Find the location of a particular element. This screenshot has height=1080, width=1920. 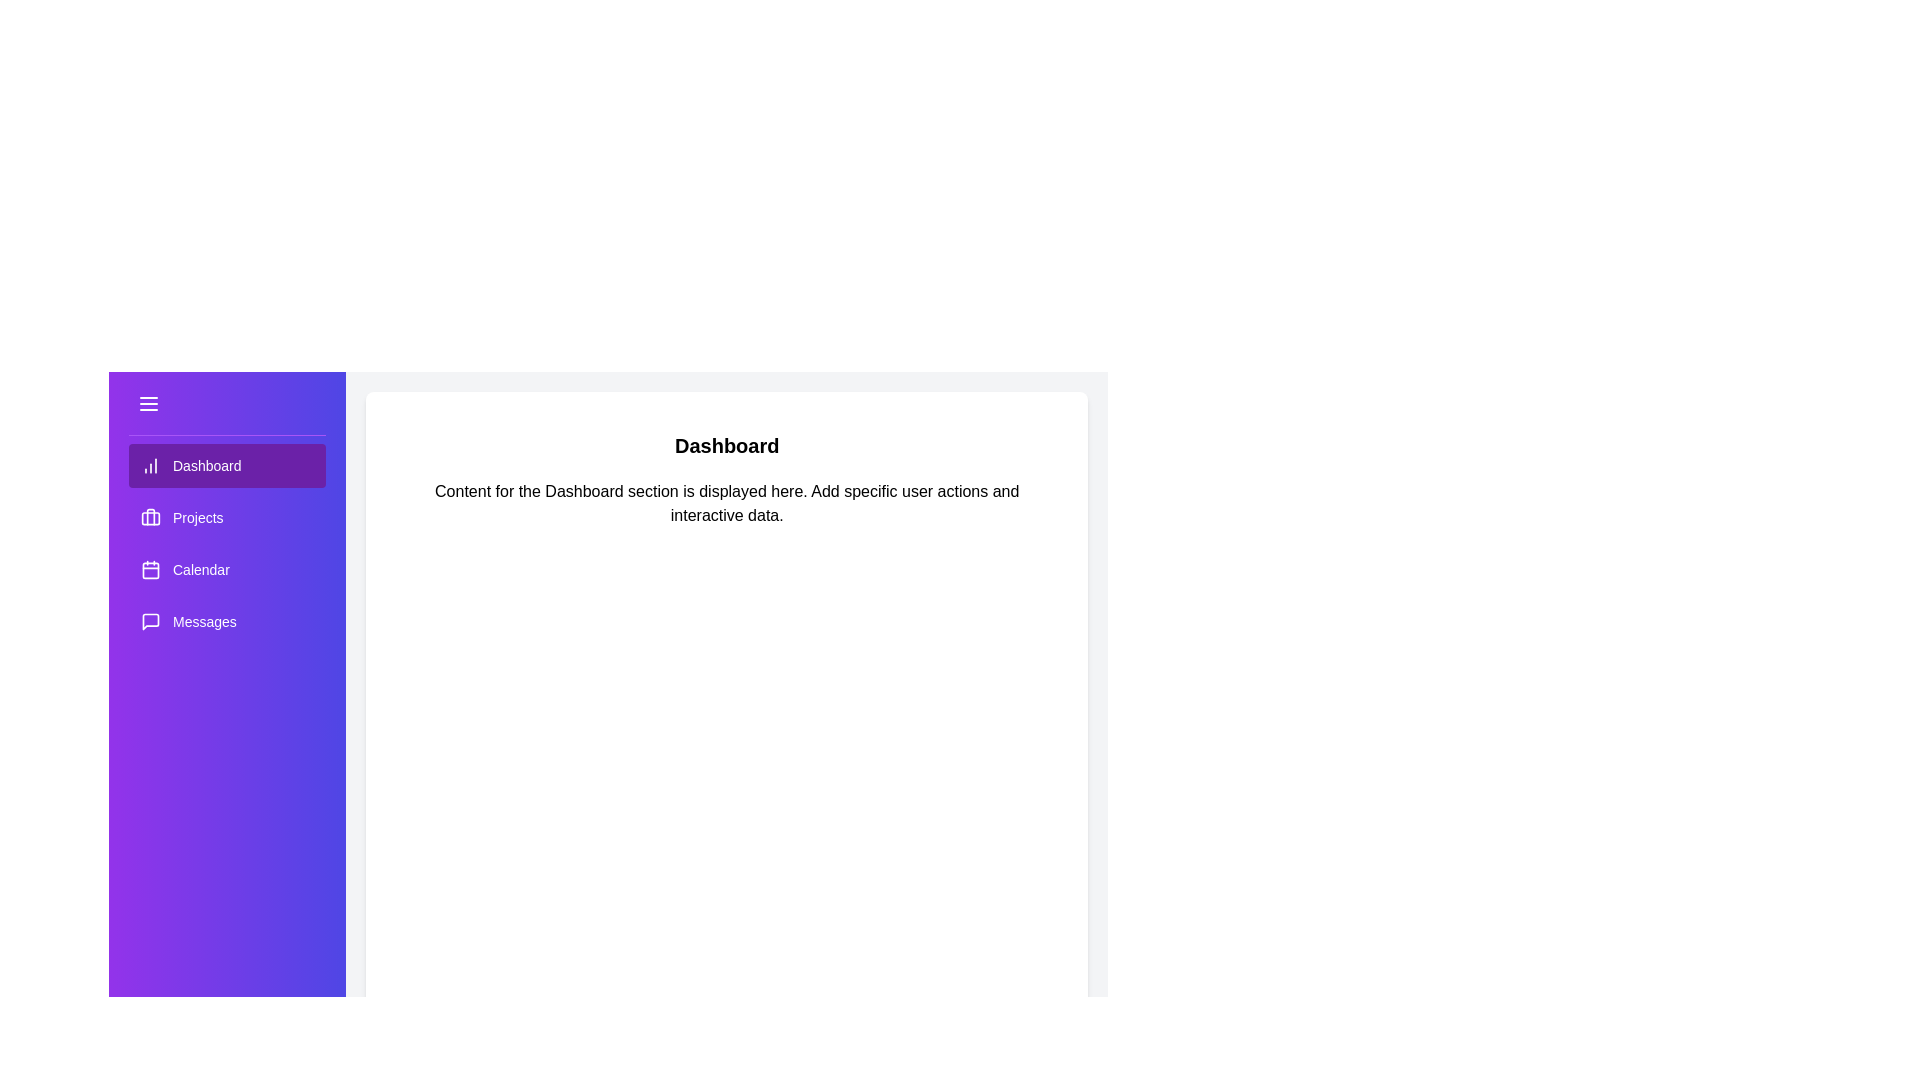

the menu item labeled Calendar to switch the content is located at coordinates (227, 570).